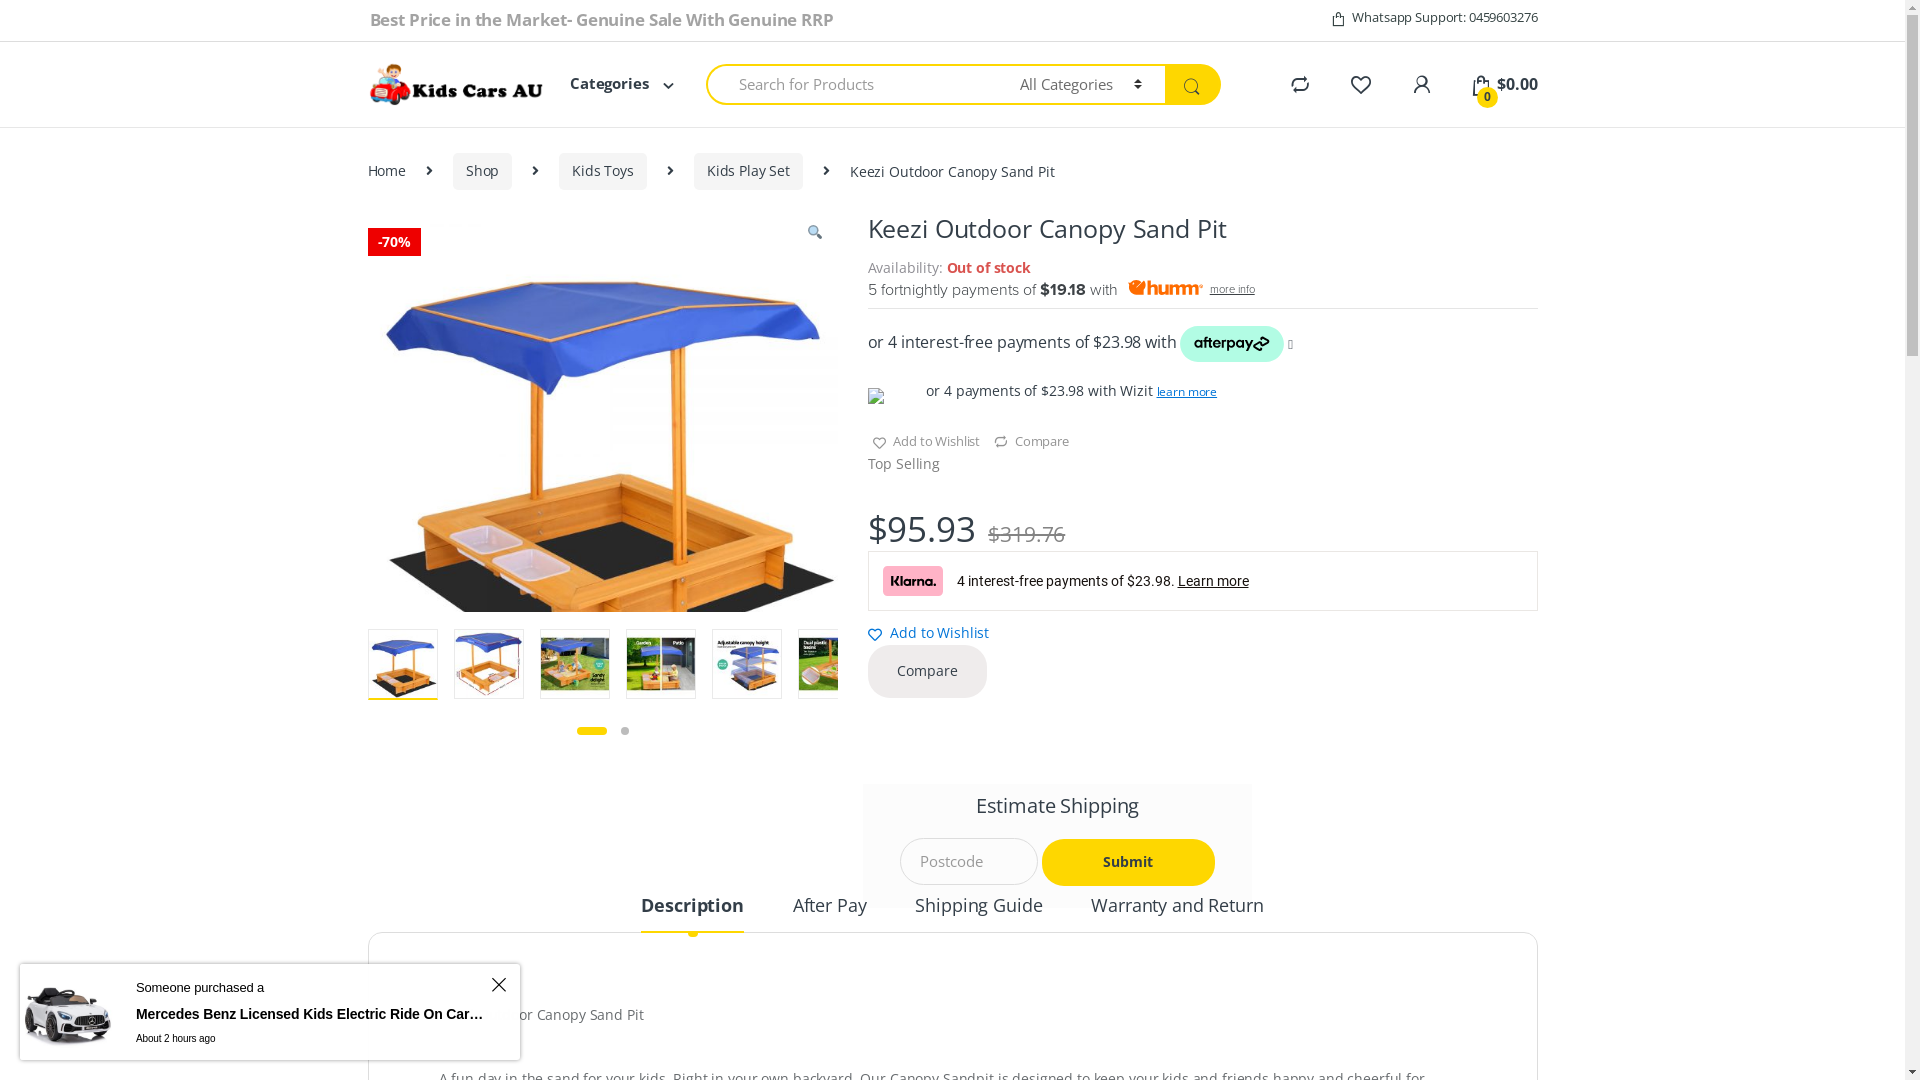  What do you see at coordinates (545, 83) in the screenshot?
I see `'Categories'` at bounding box center [545, 83].